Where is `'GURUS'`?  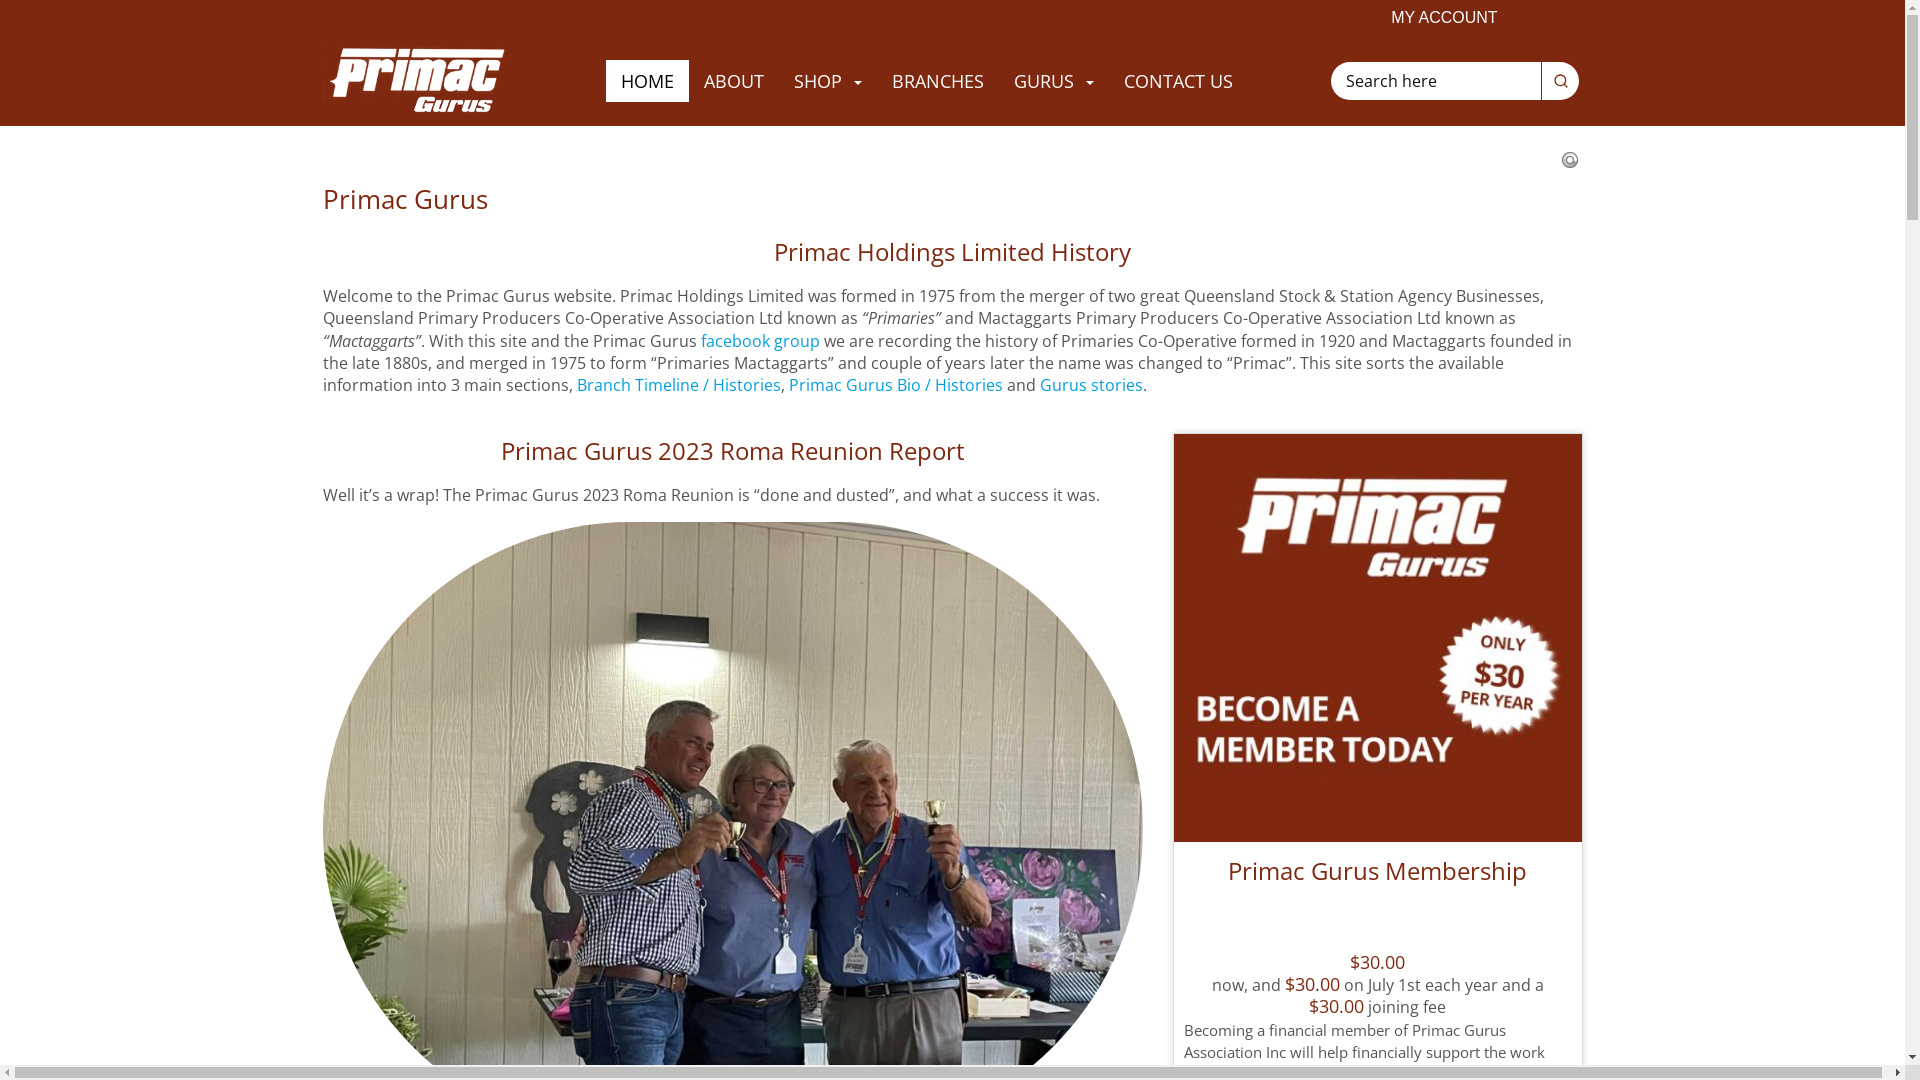 'GURUS' is located at coordinates (998, 80).